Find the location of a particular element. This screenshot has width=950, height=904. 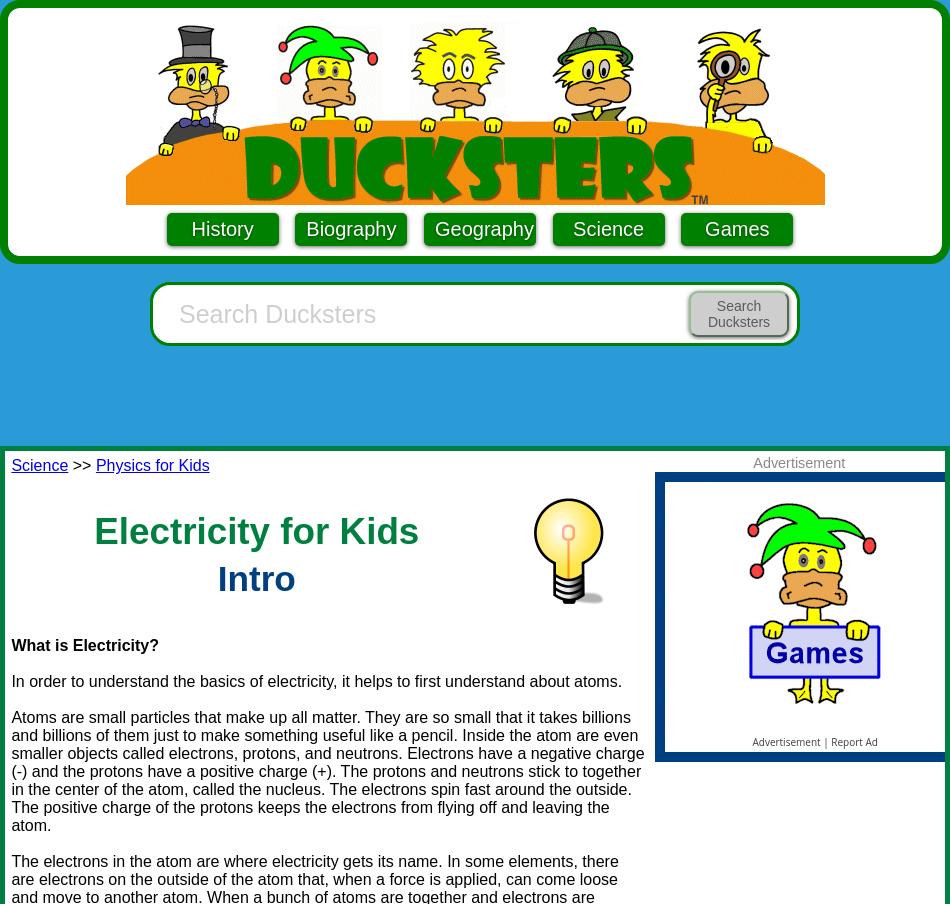

'Geography' is located at coordinates (434, 227).